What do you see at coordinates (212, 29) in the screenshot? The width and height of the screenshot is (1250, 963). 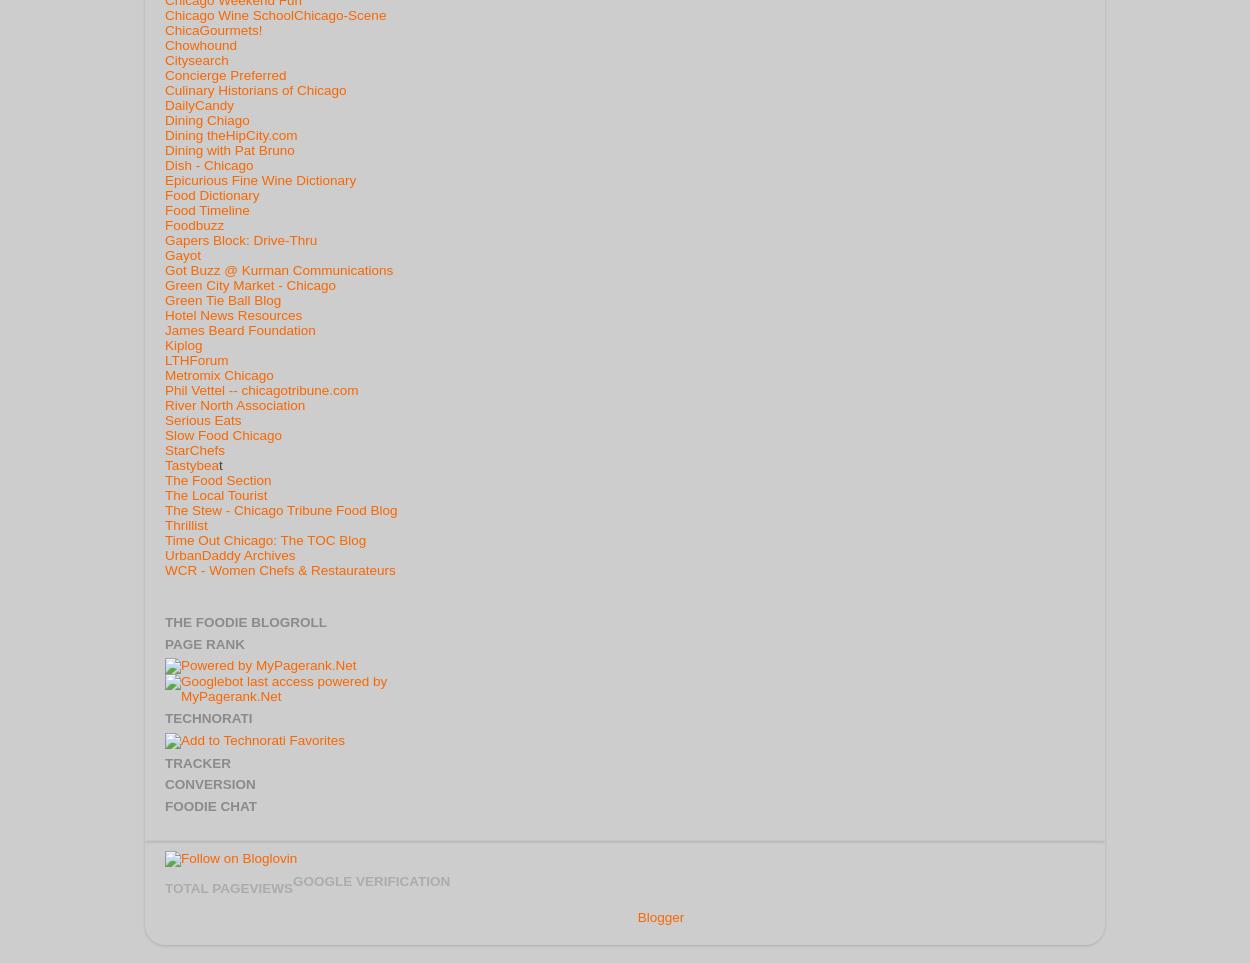 I see `'ChicaGourmets!'` at bounding box center [212, 29].